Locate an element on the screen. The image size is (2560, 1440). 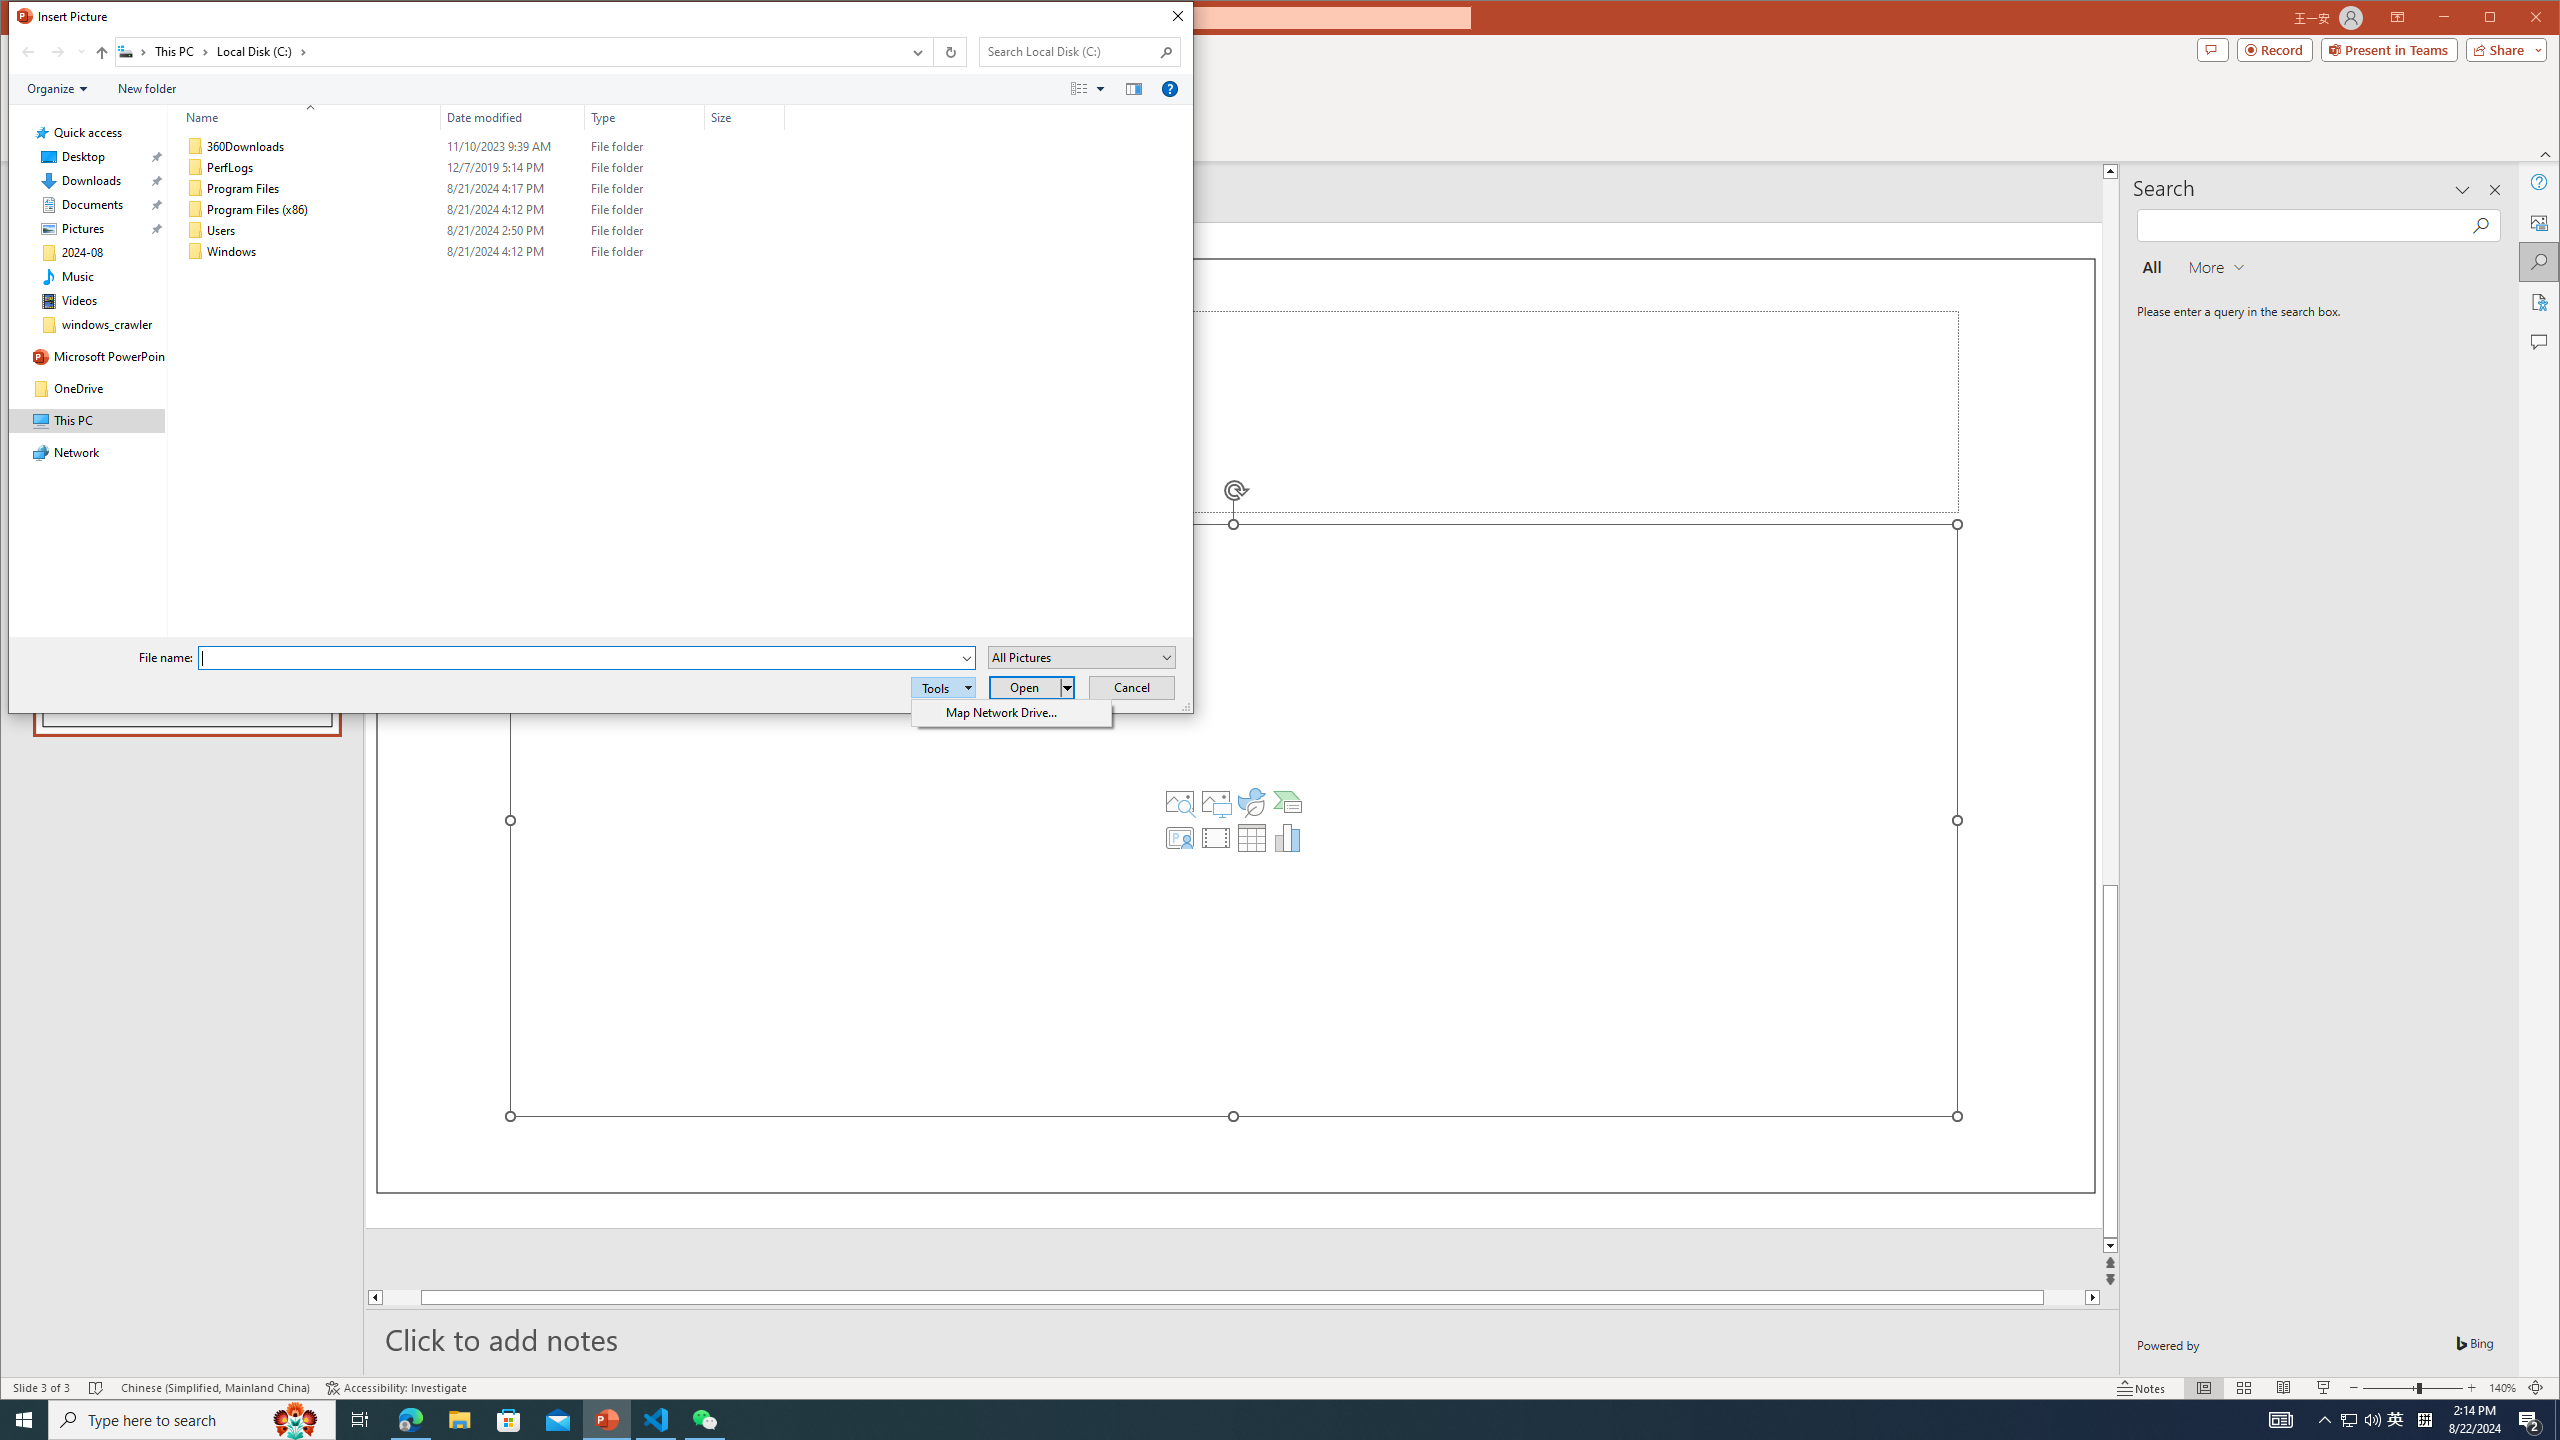
'Name' is located at coordinates (303, 116).